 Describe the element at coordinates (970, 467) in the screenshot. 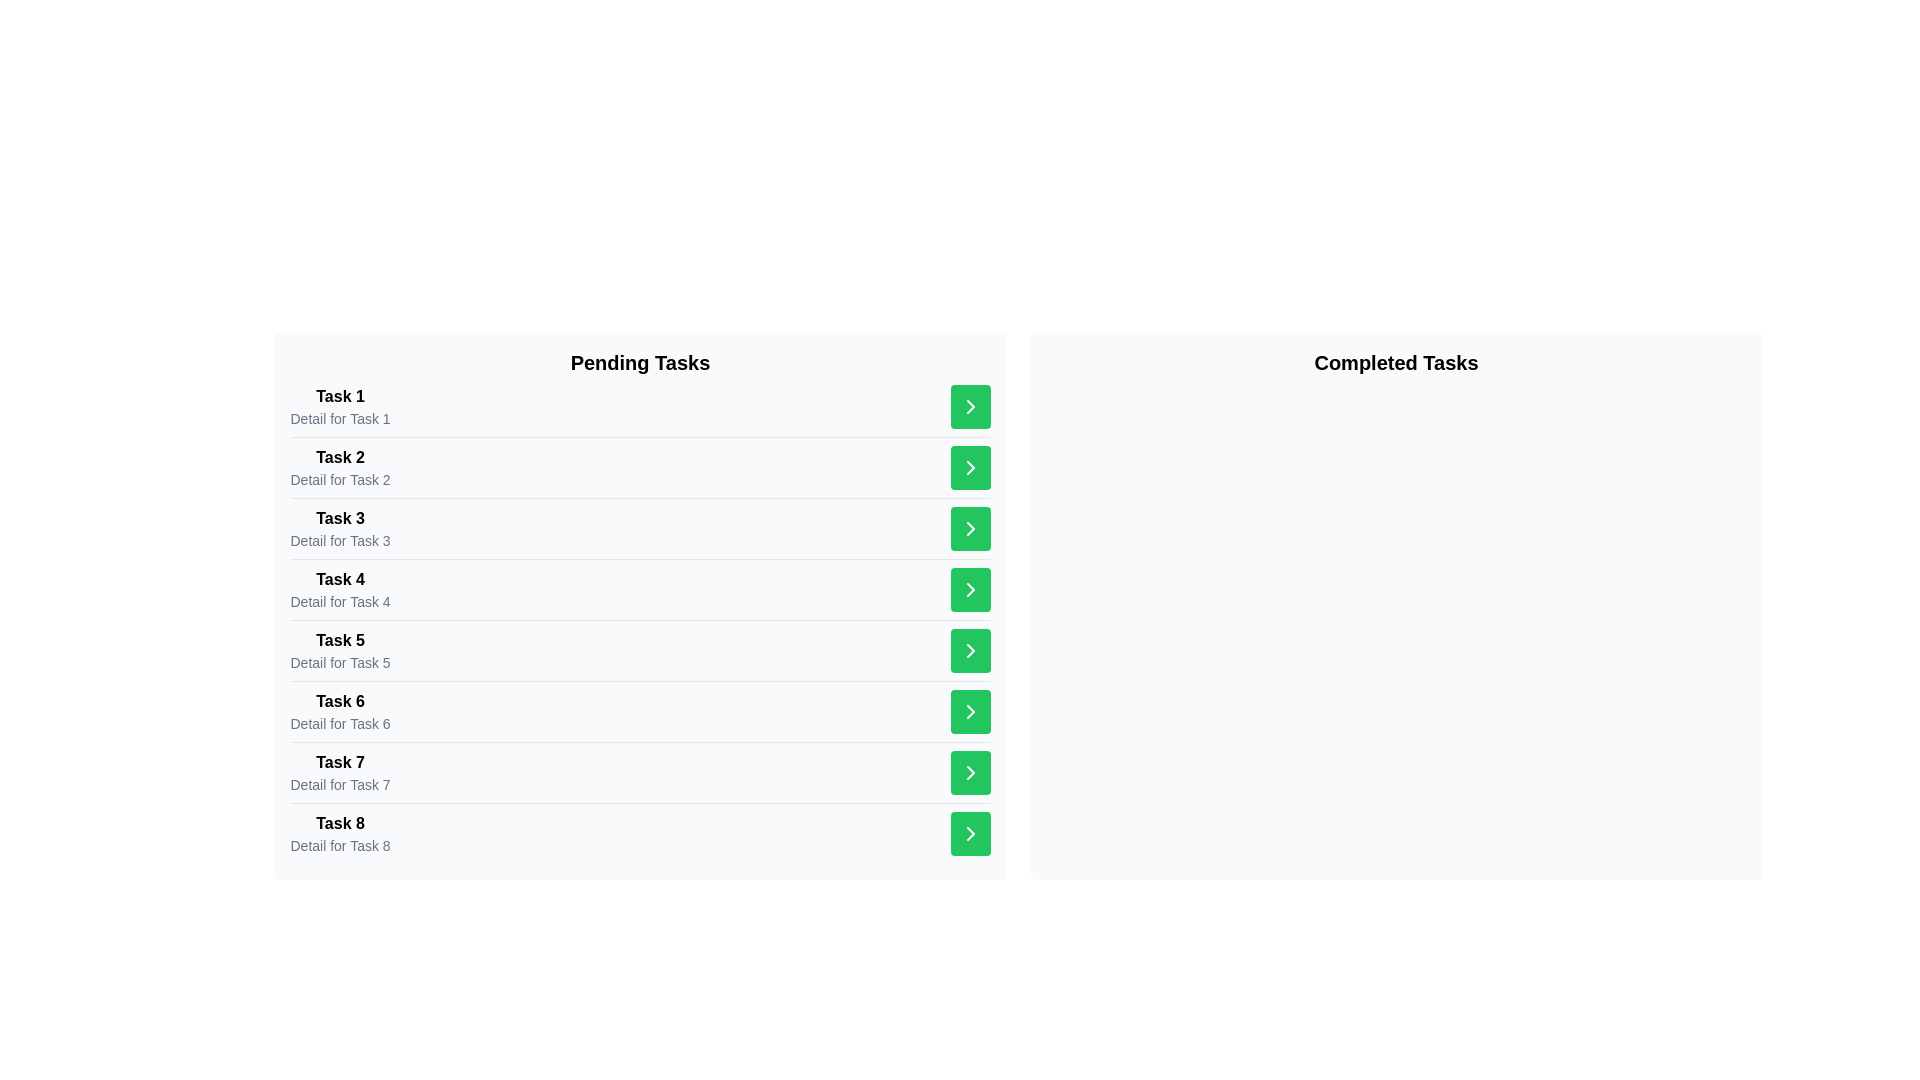

I see `the navigational button located at the far right of the second row in the 'Pending Tasks' list to proceed to further details or actions associated with 'Task 2'` at that location.